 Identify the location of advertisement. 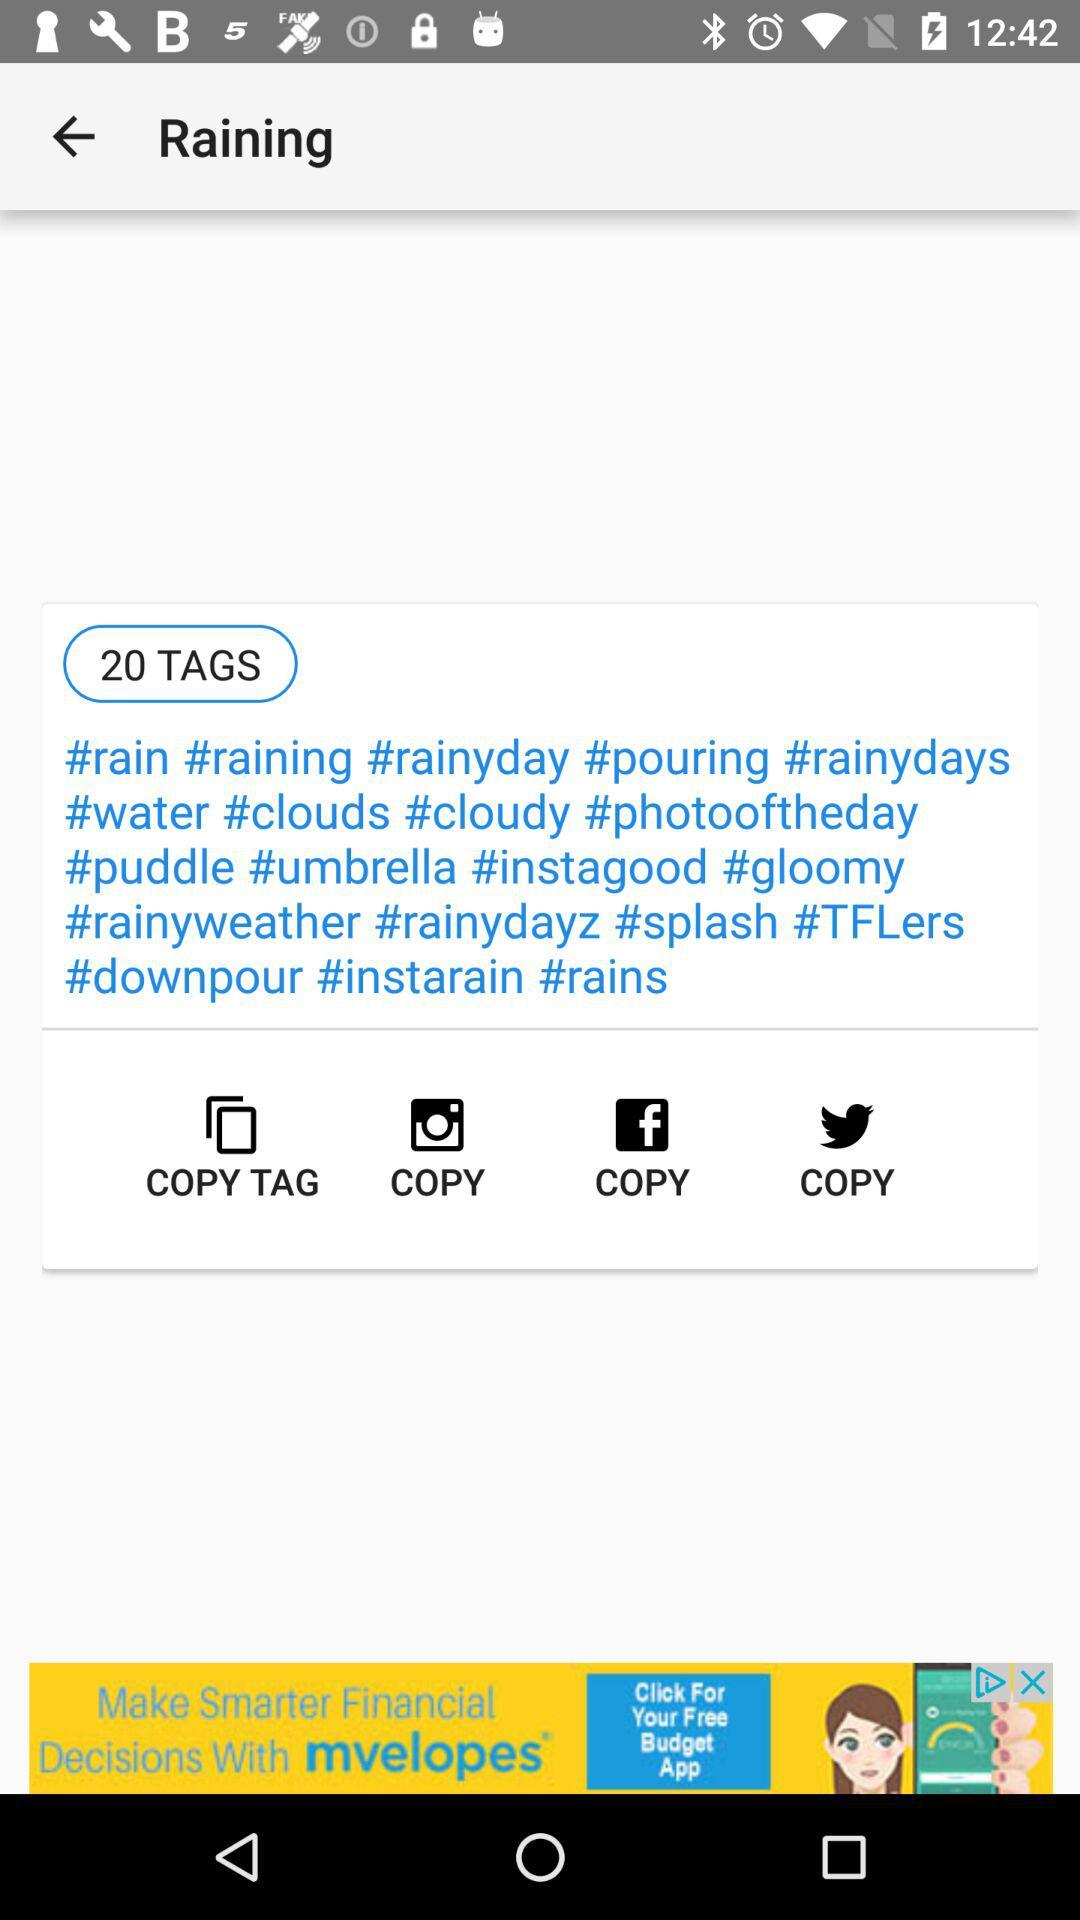
(540, 1727).